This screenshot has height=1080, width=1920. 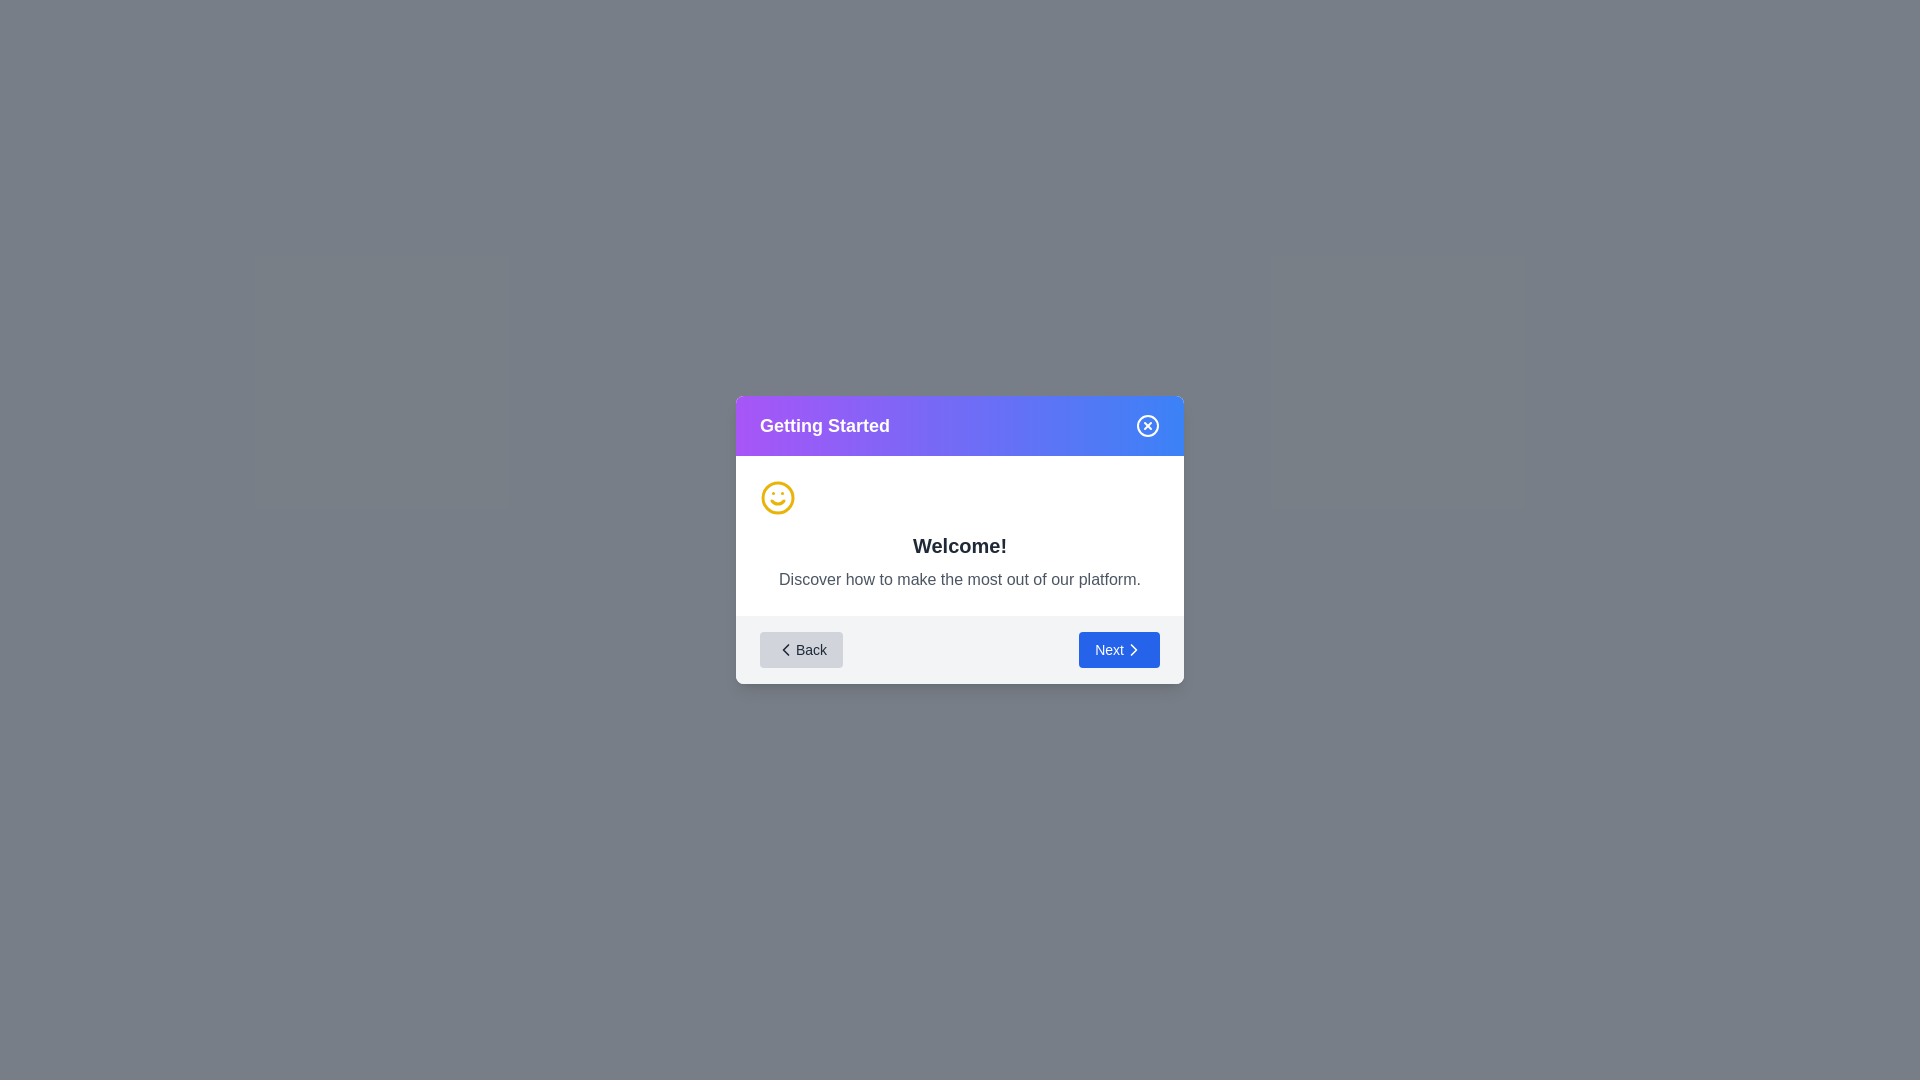 I want to click on the 'Back' button icon, which is a triangular arrowhead representing a backward navigation action located at the bottom-left corner of the dialog box, so click(x=785, y=650).